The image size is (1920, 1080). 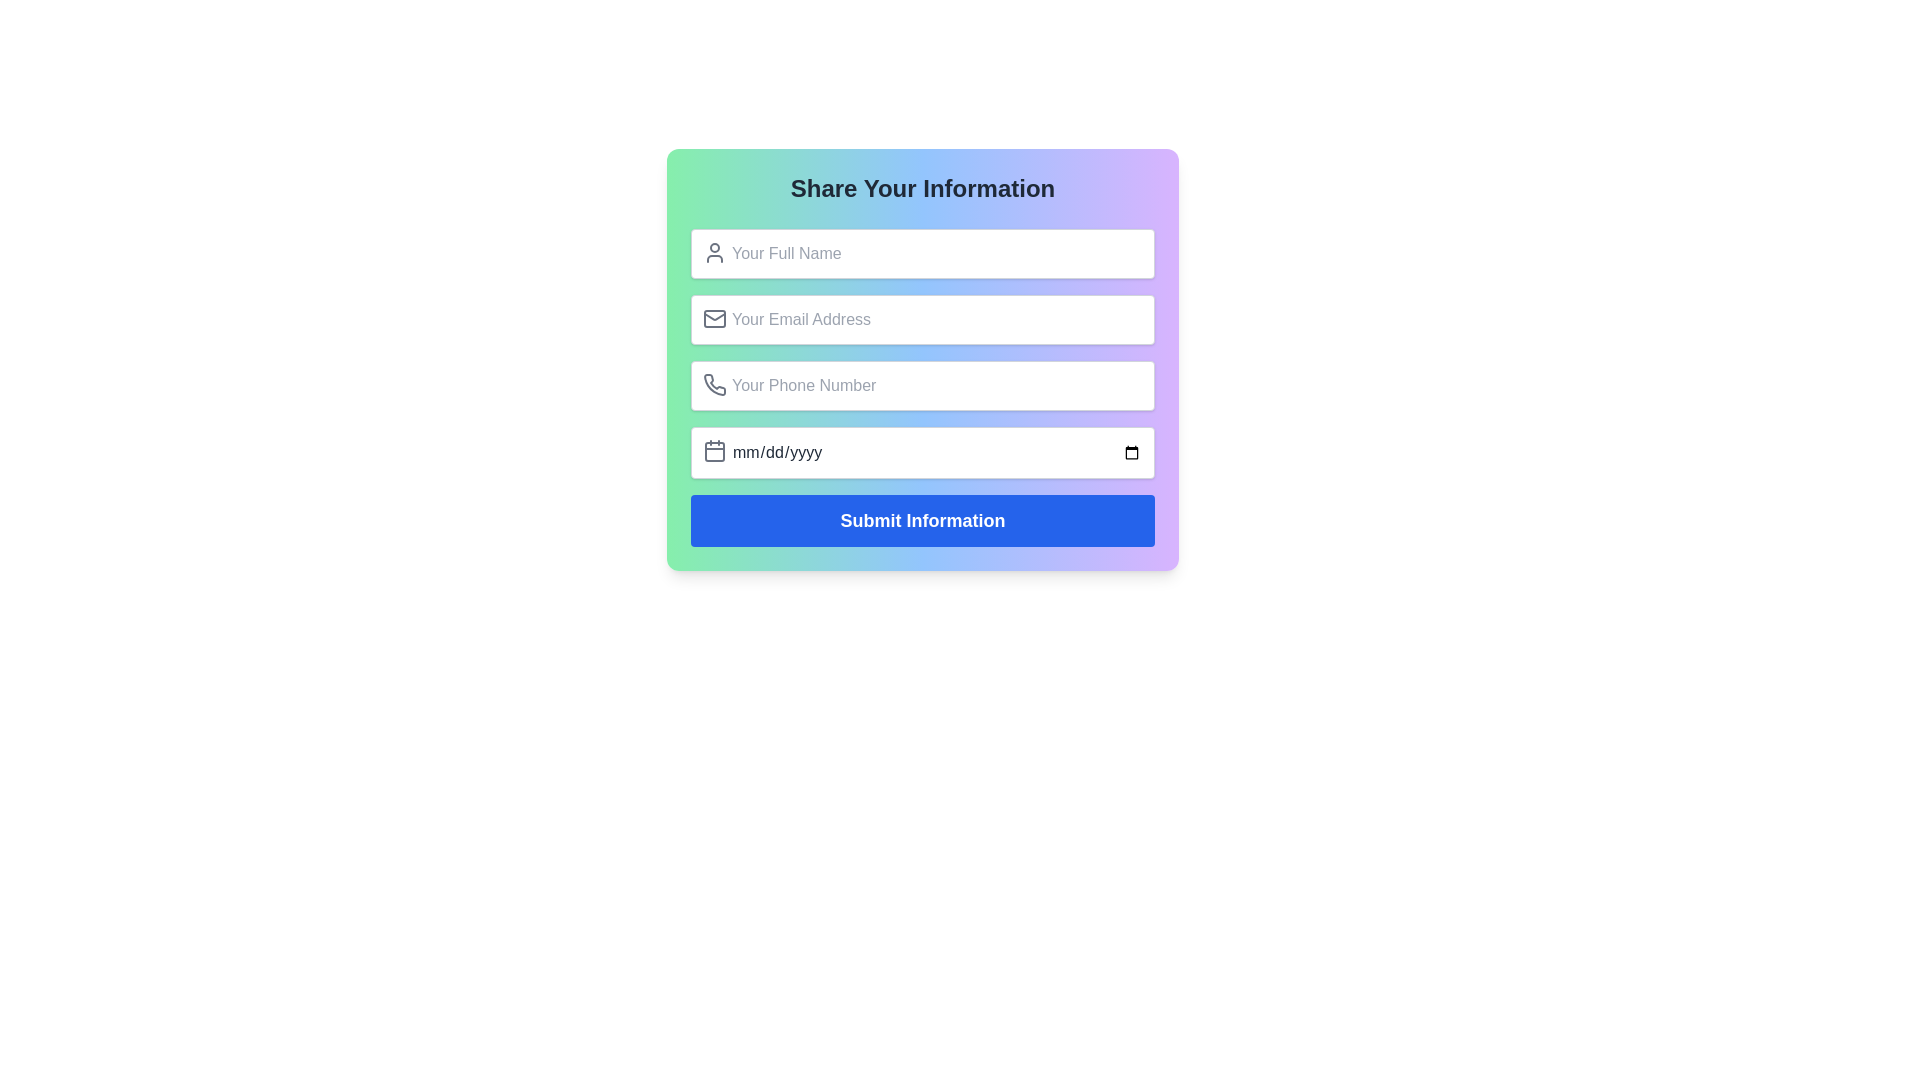 What do you see at coordinates (921, 519) in the screenshot?
I see `the 'Submit Information' button, which is a rectangular button with a blue background and white bold text` at bounding box center [921, 519].